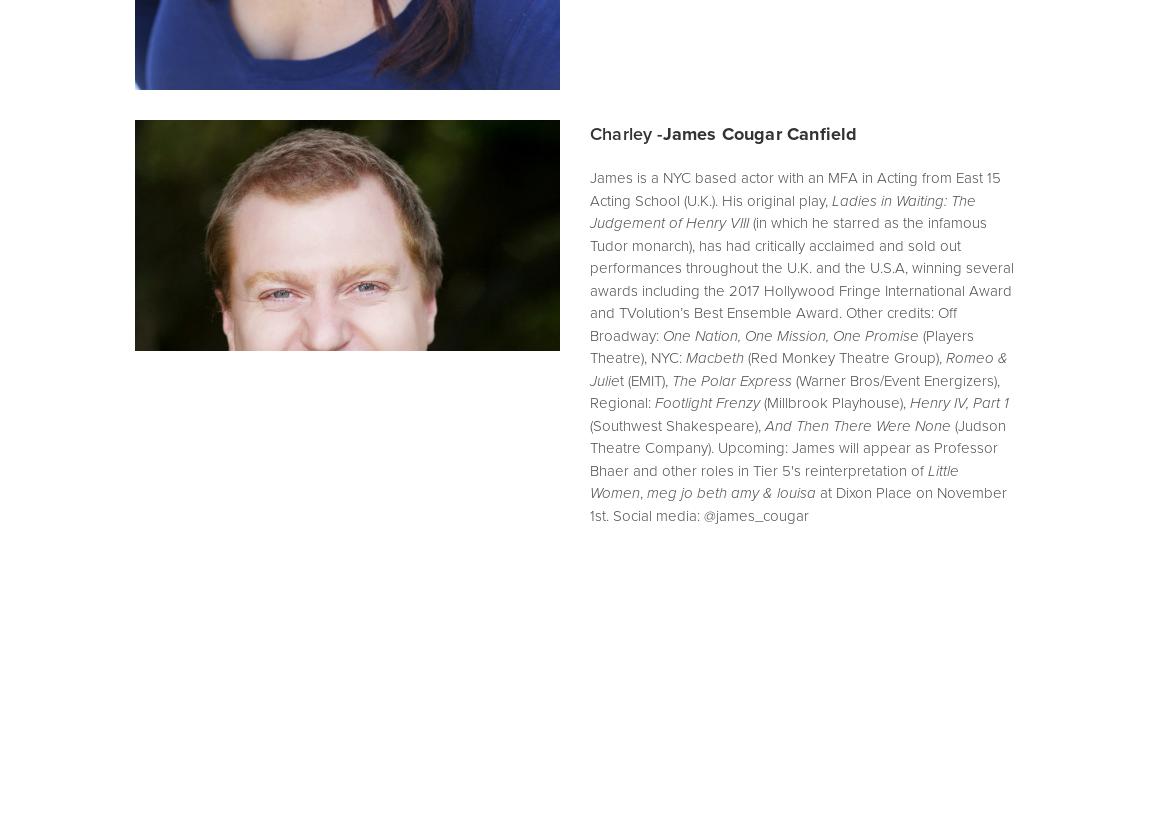 The width and height of the screenshot is (1150, 828). Describe the element at coordinates (775, 480) in the screenshot. I see `'Little Women'` at that location.